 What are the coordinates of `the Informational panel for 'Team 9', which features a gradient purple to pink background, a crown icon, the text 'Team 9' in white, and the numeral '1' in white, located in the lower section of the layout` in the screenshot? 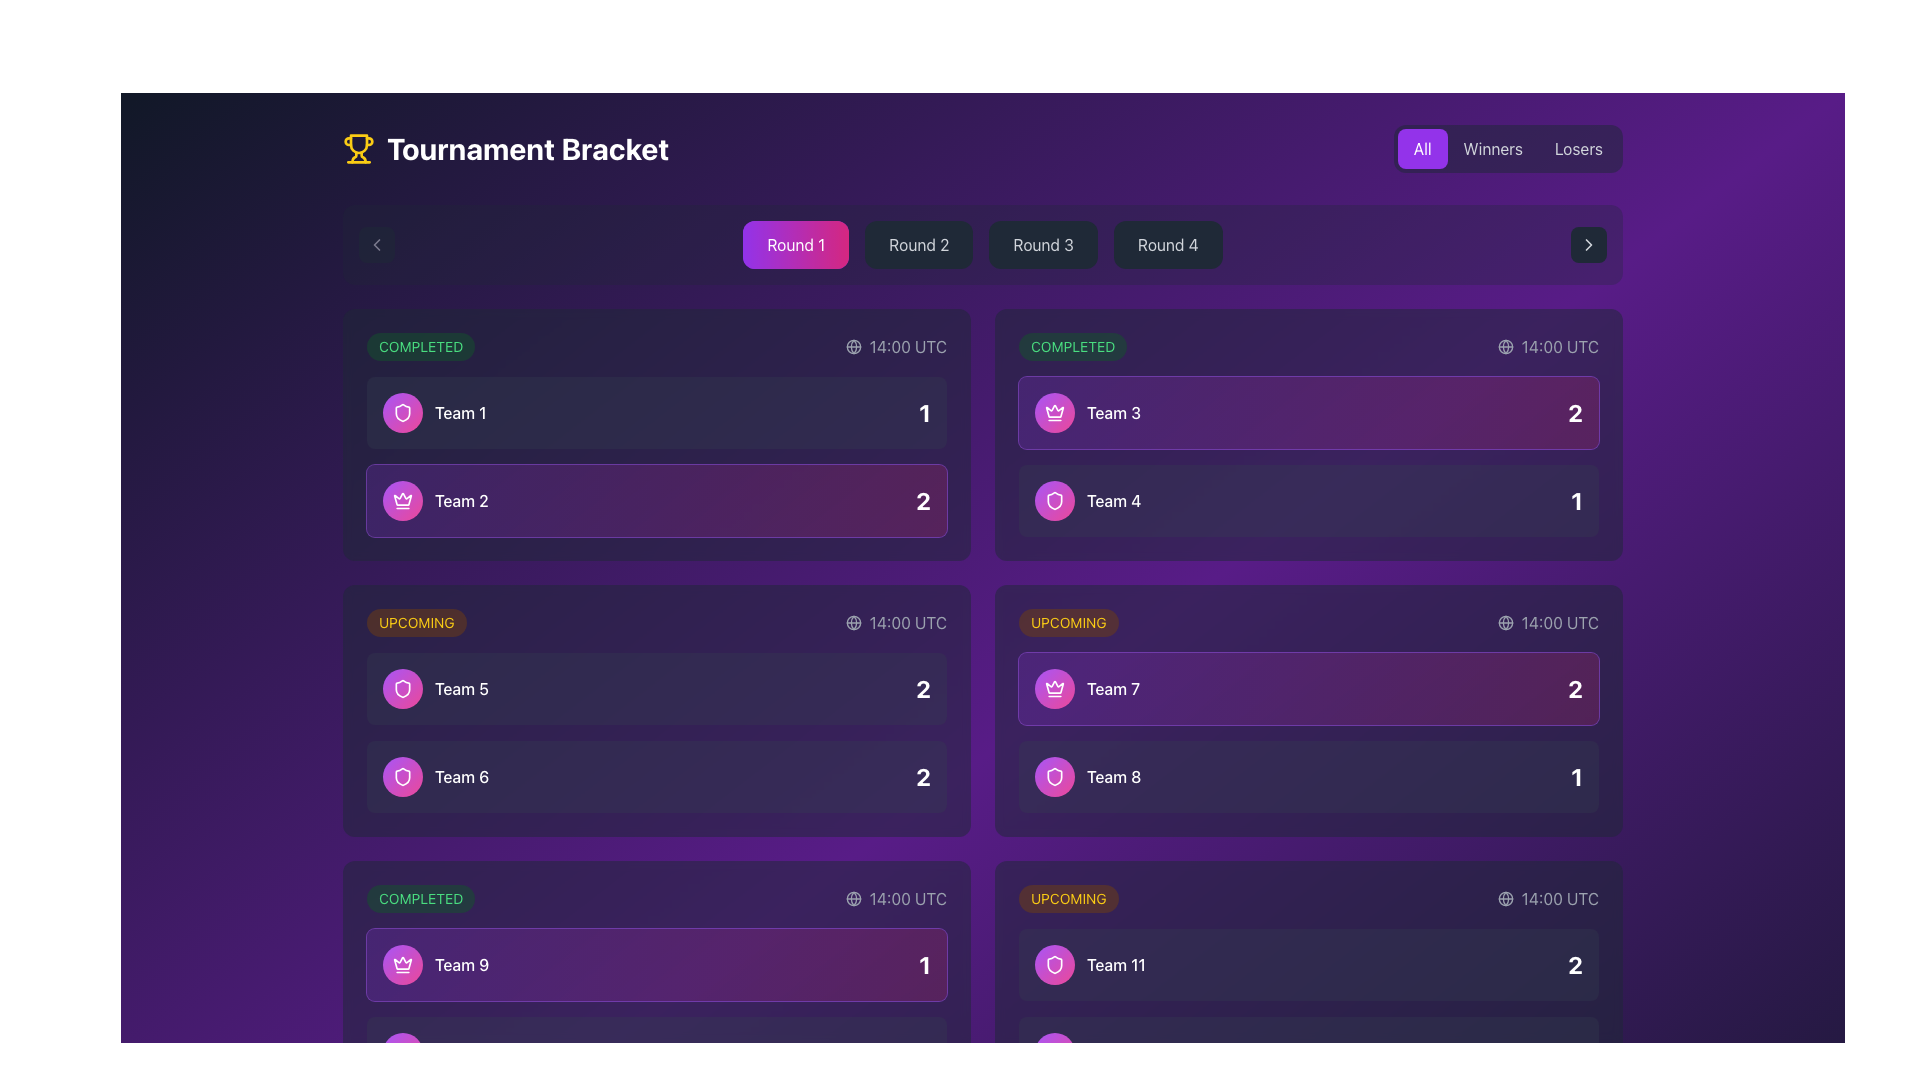 It's located at (657, 963).